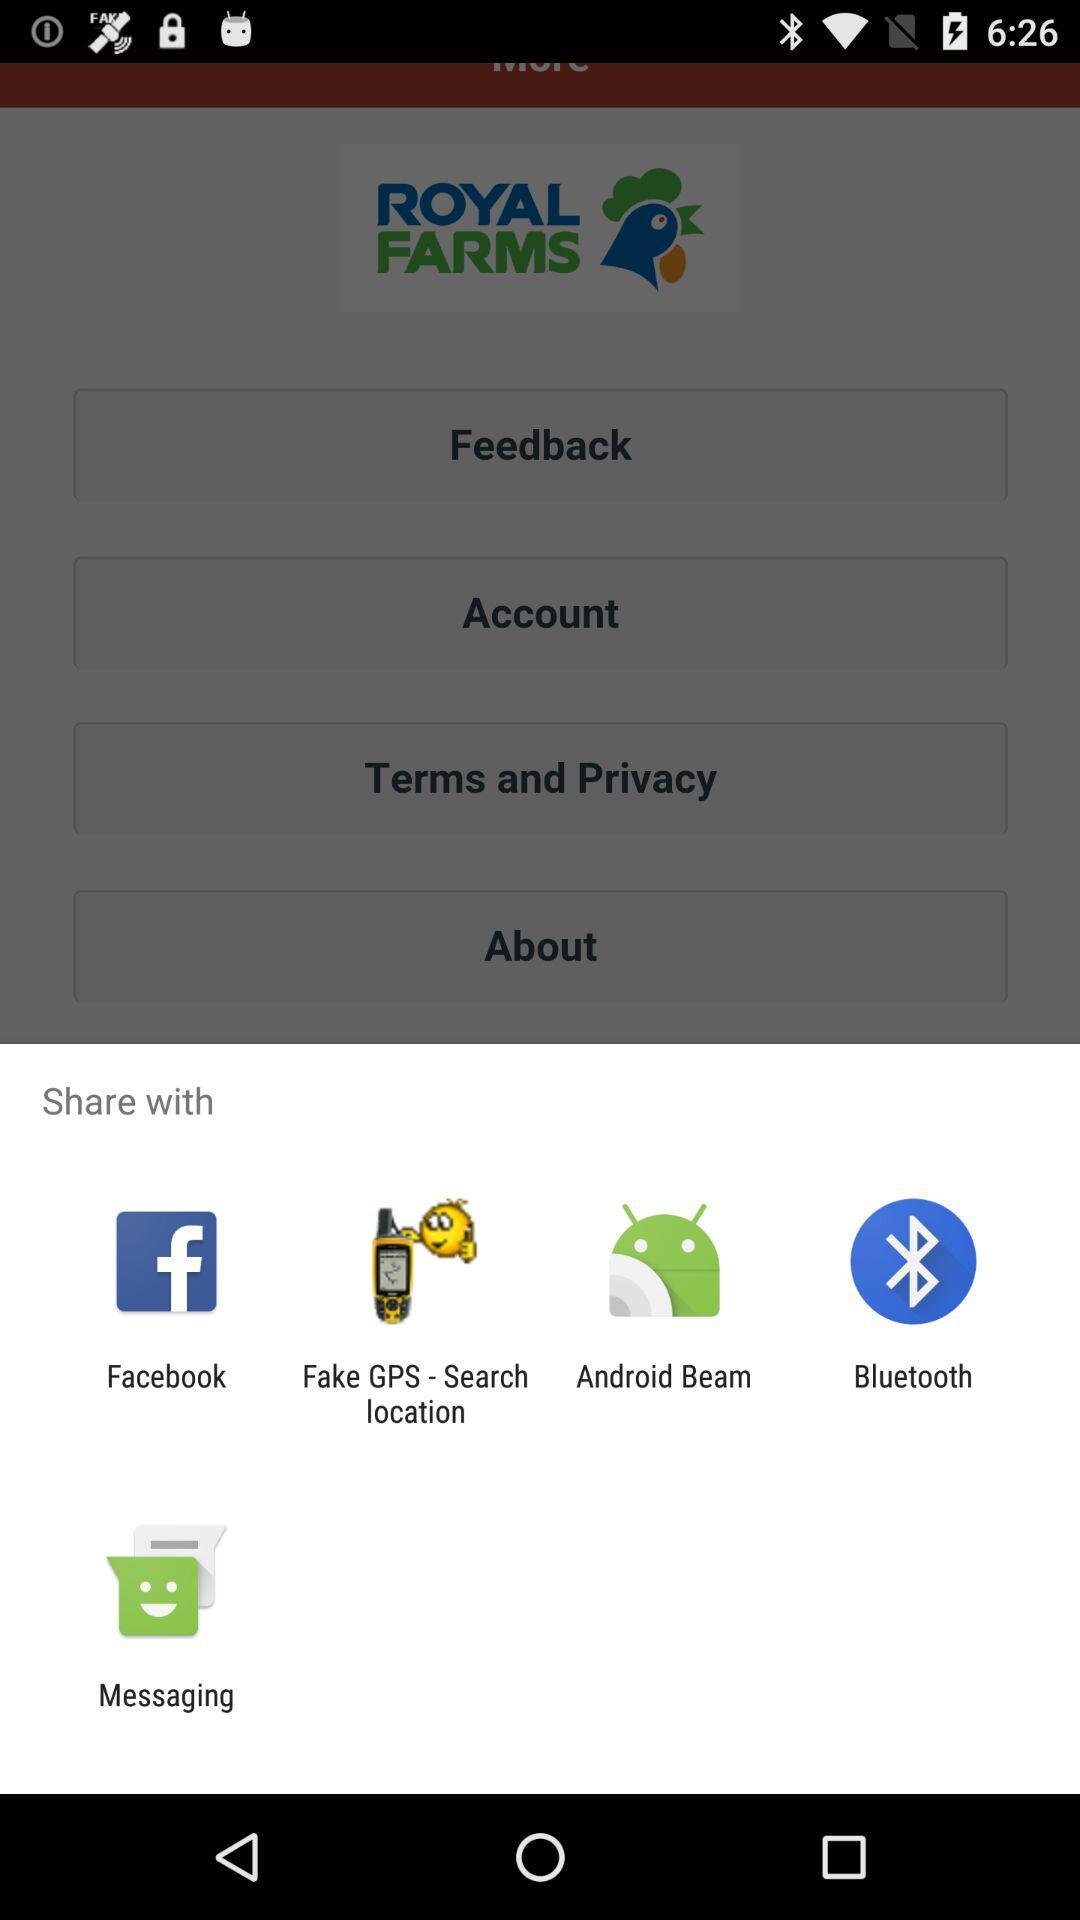 The width and height of the screenshot is (1080, 1920). I want to click on the android beam, so click(664, 1392).